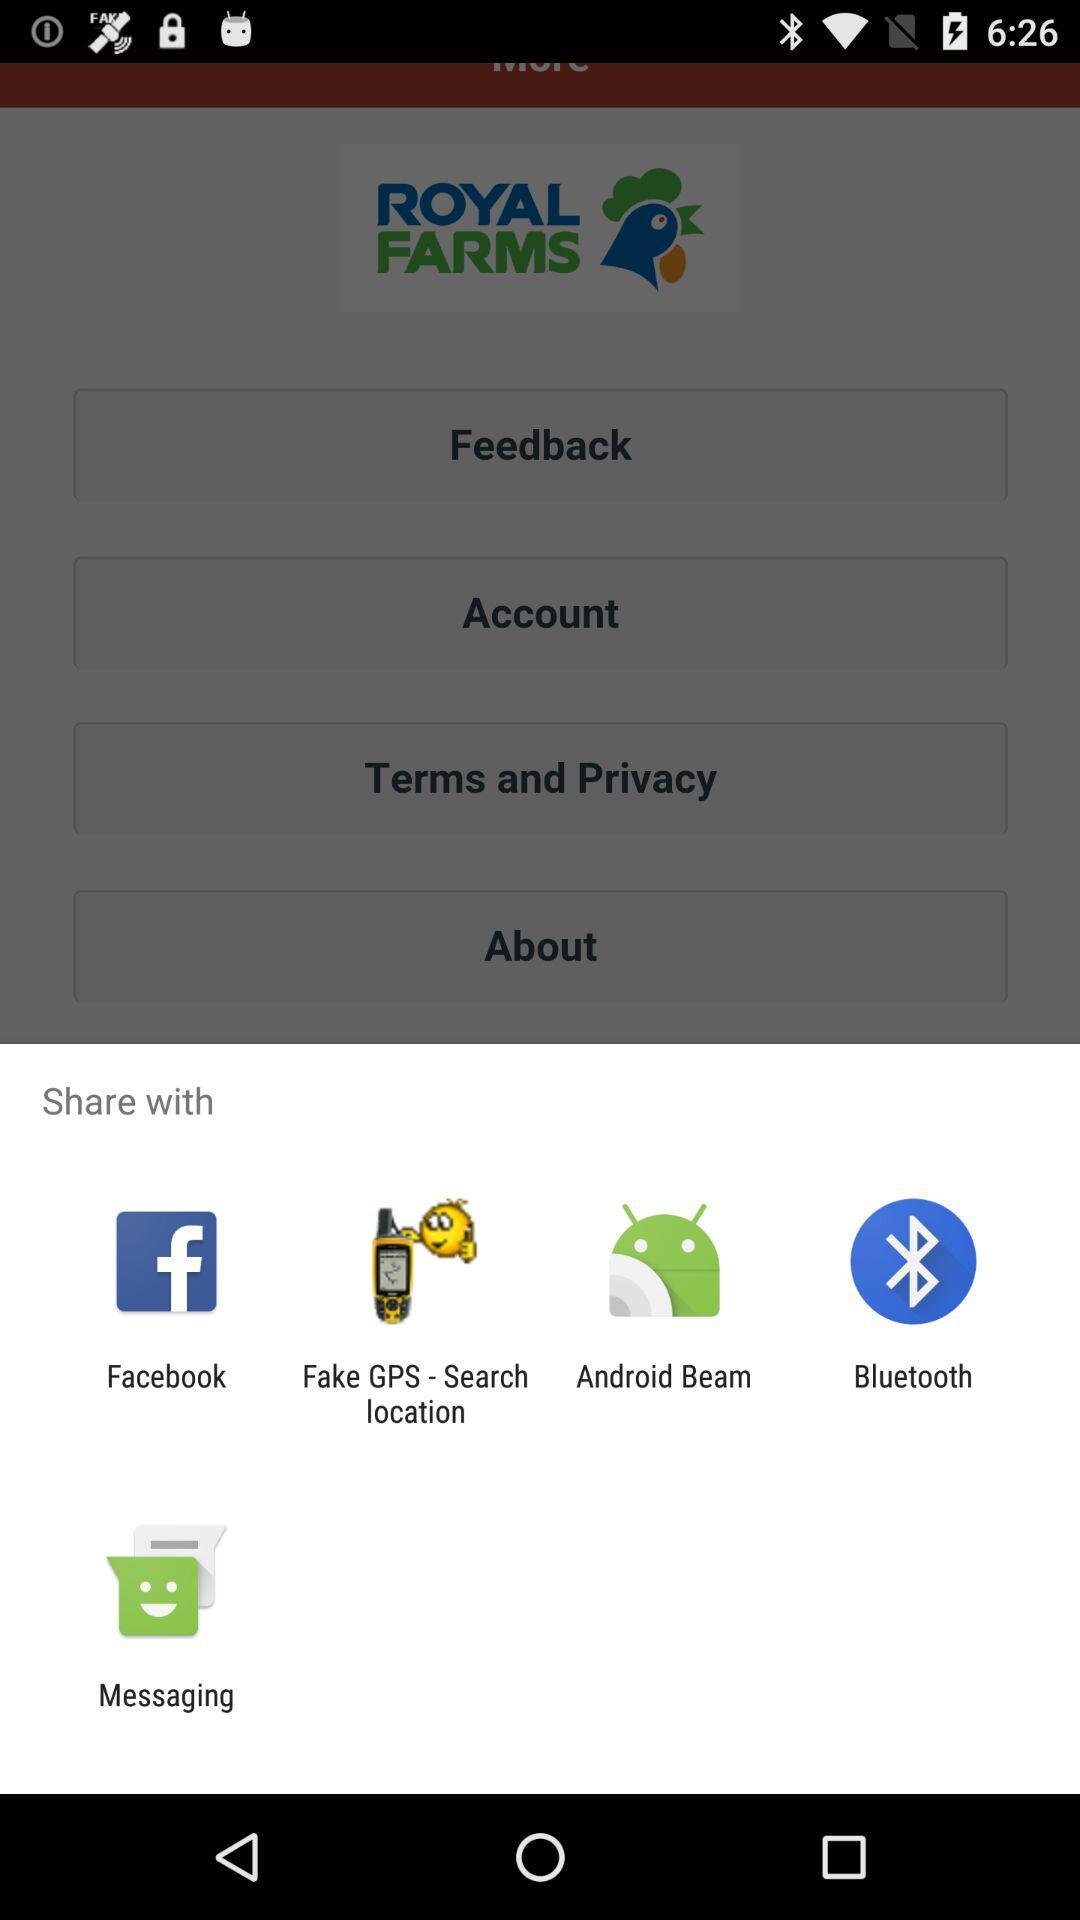 The width and height of the screenshot is (1080, 1920). I want to click on the android beam, so click(664, 1392).